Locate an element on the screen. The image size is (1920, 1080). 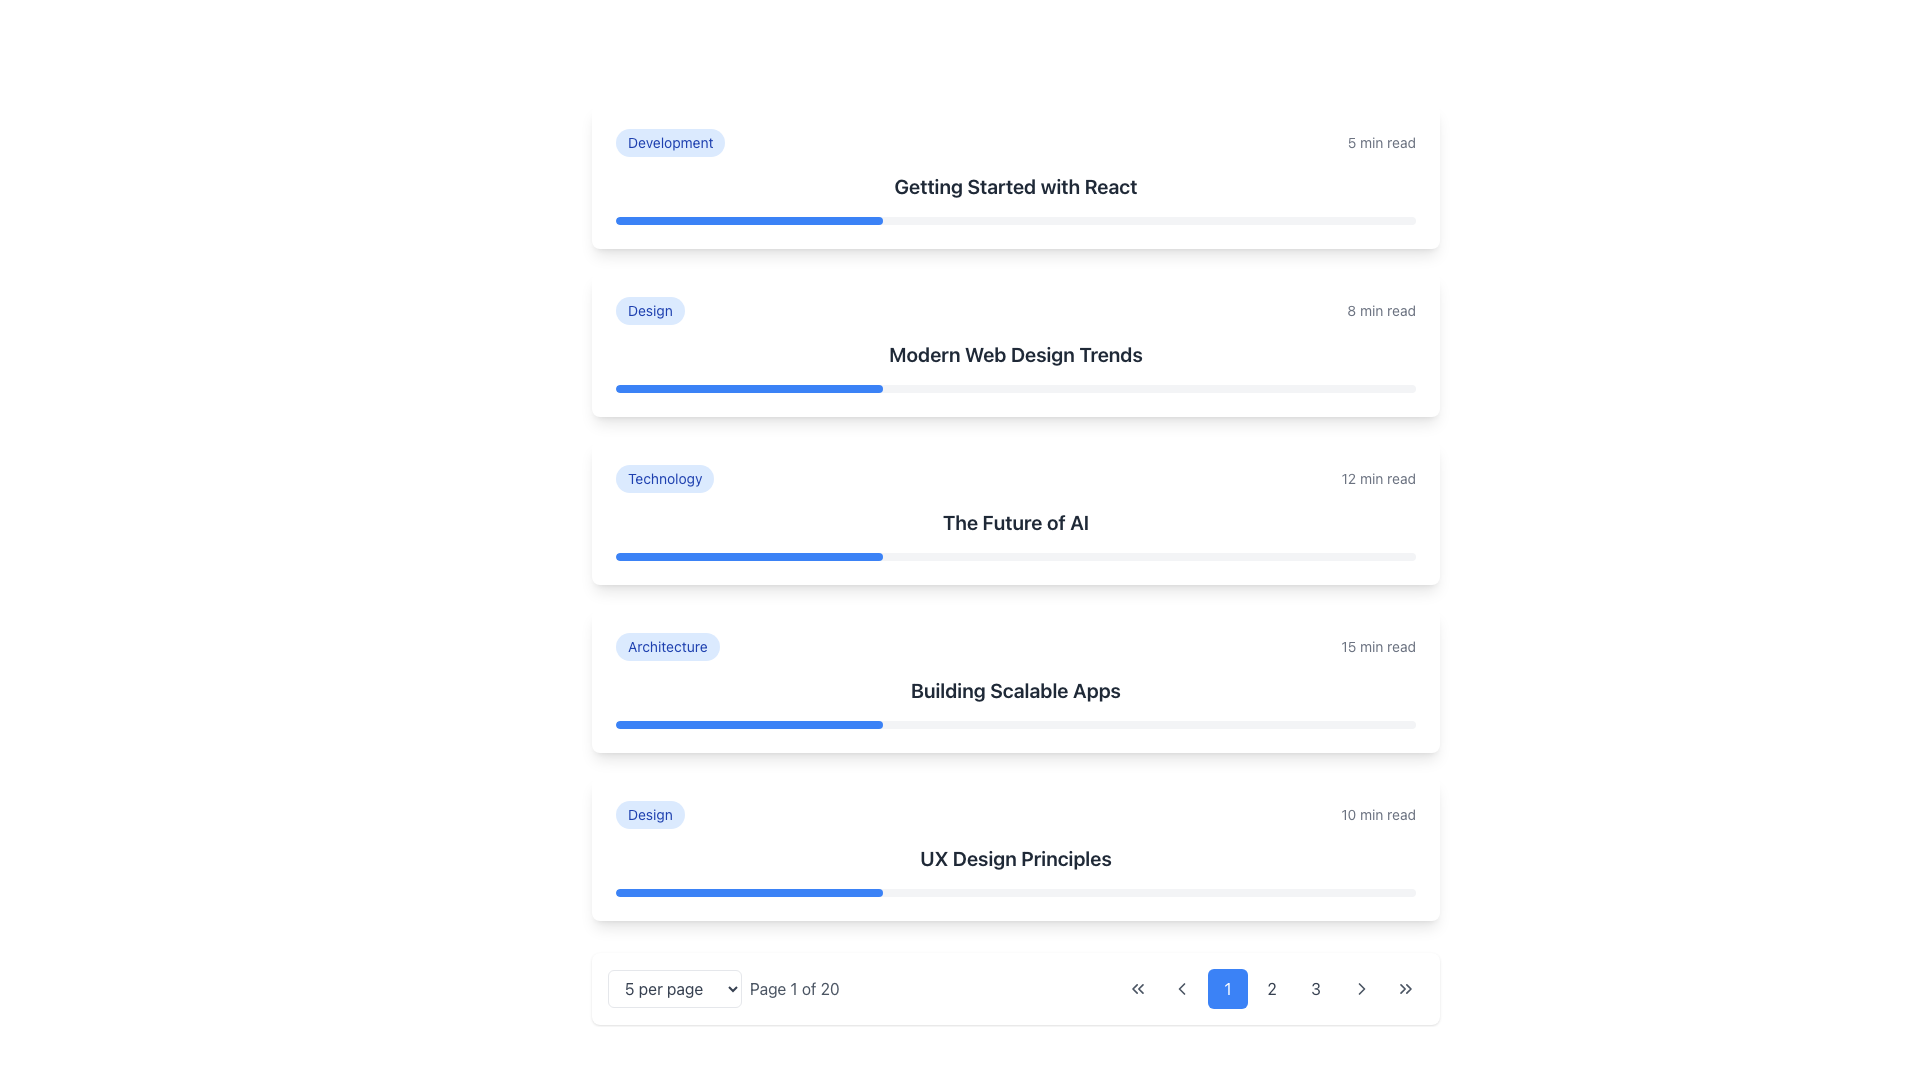
the button with the numerical '2' at its center is located at coordinates (1271, 987).